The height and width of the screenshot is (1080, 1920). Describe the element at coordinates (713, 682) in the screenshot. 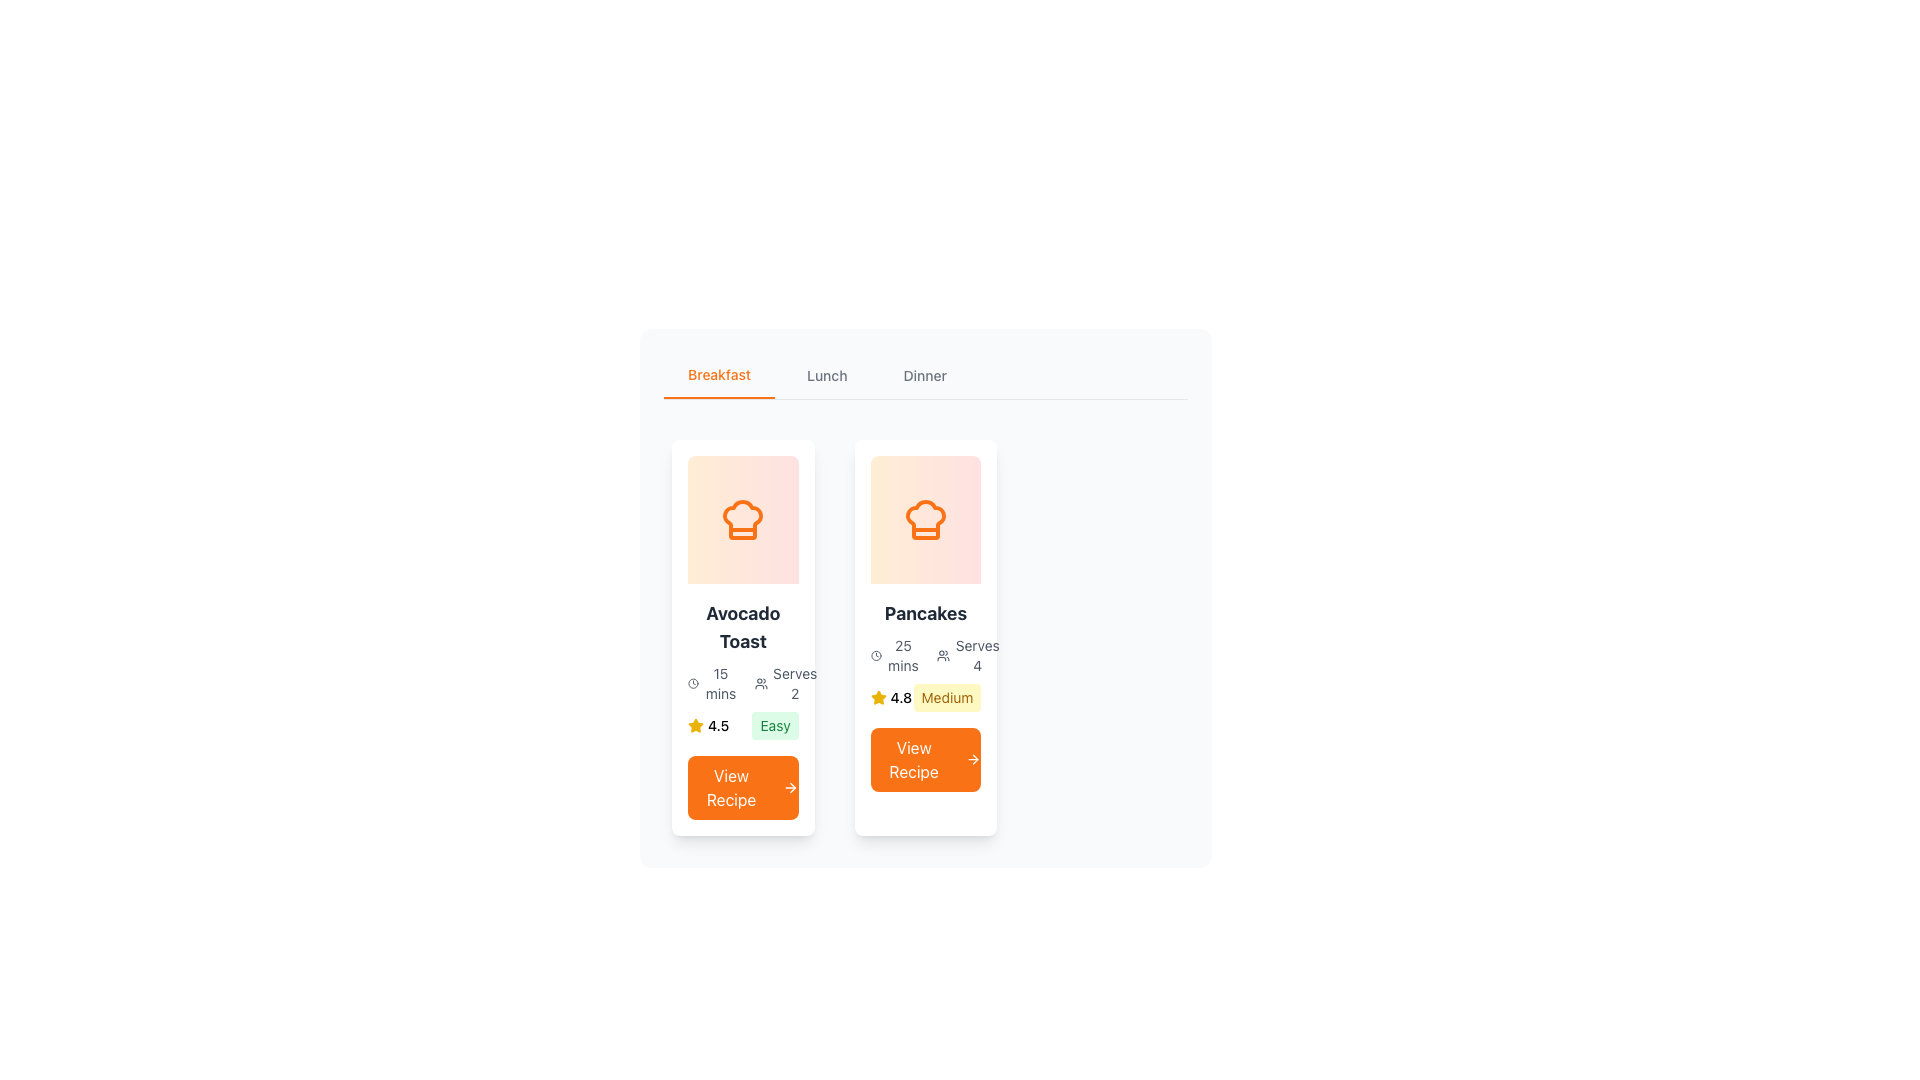

I see `the '15 mins' label with a clock icon` at that location.